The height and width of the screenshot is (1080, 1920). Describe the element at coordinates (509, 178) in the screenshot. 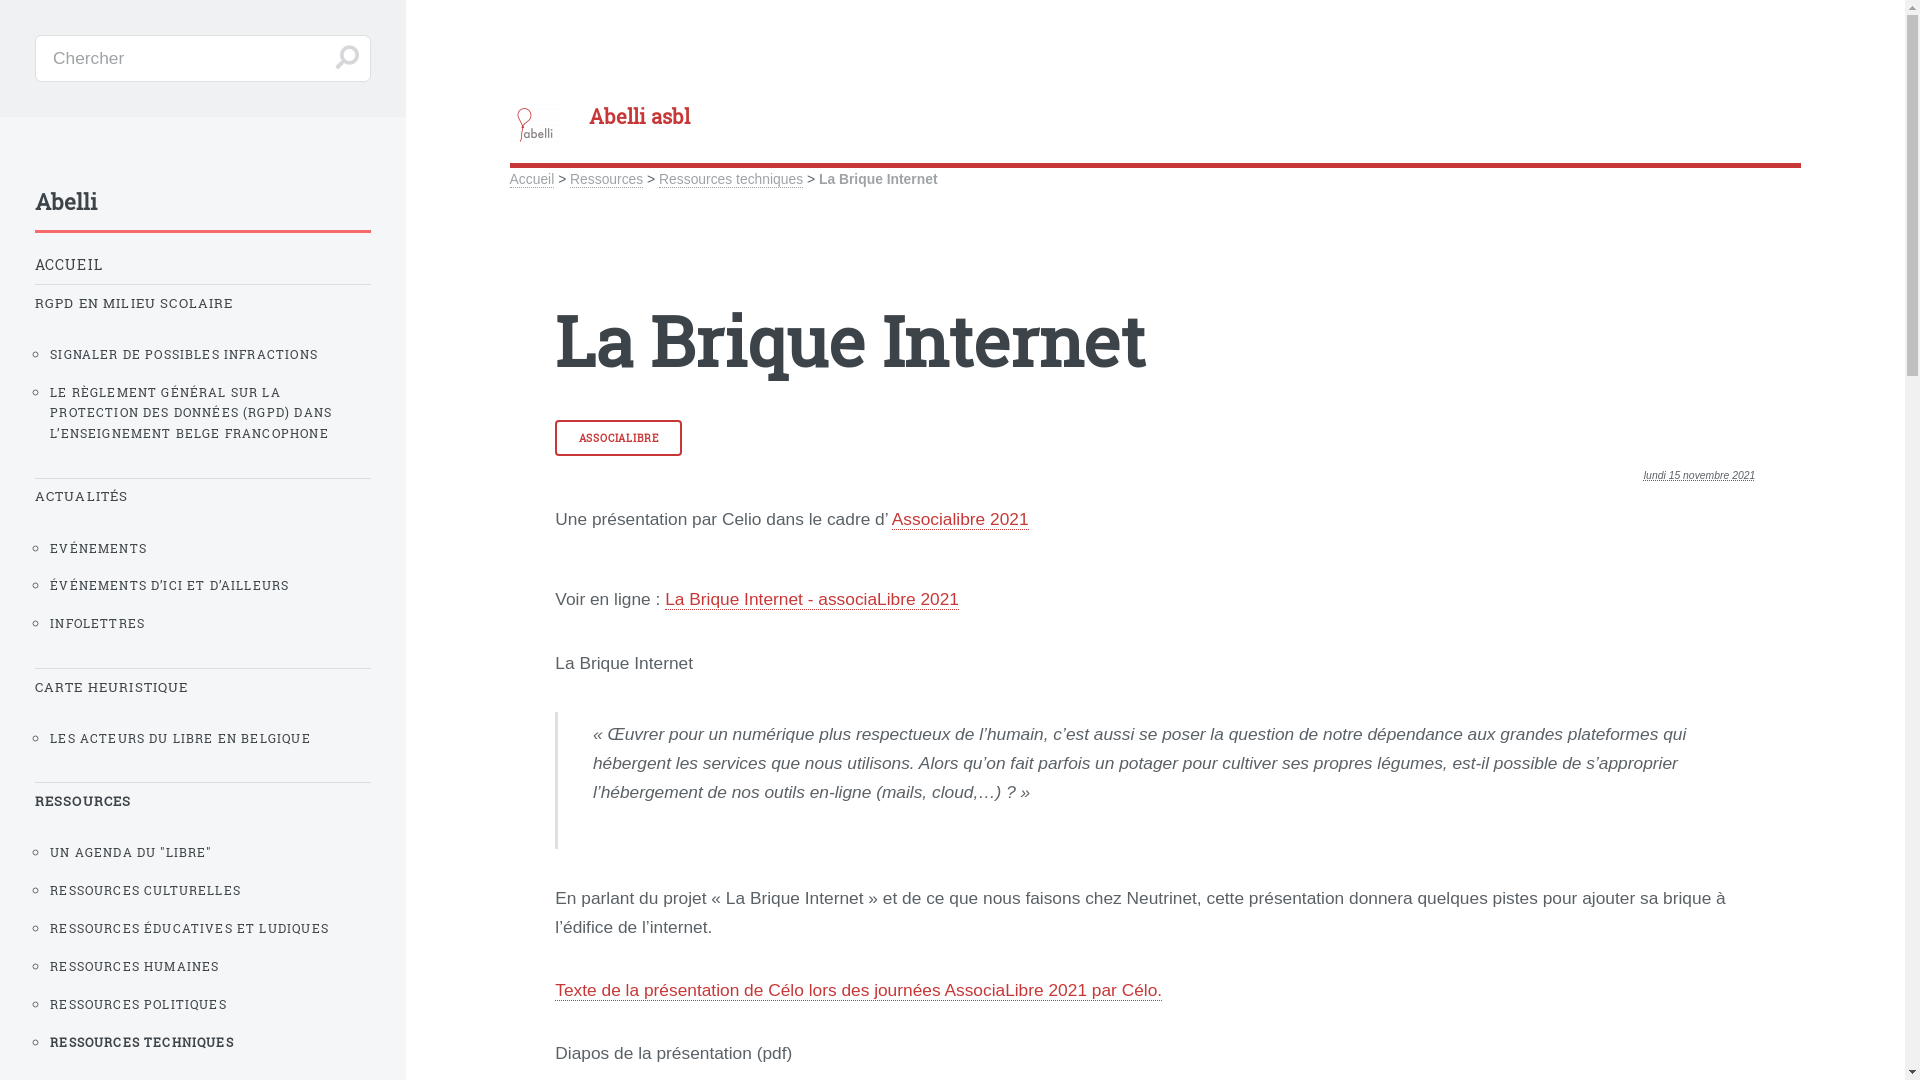

I see `'Accueil'` at that location.